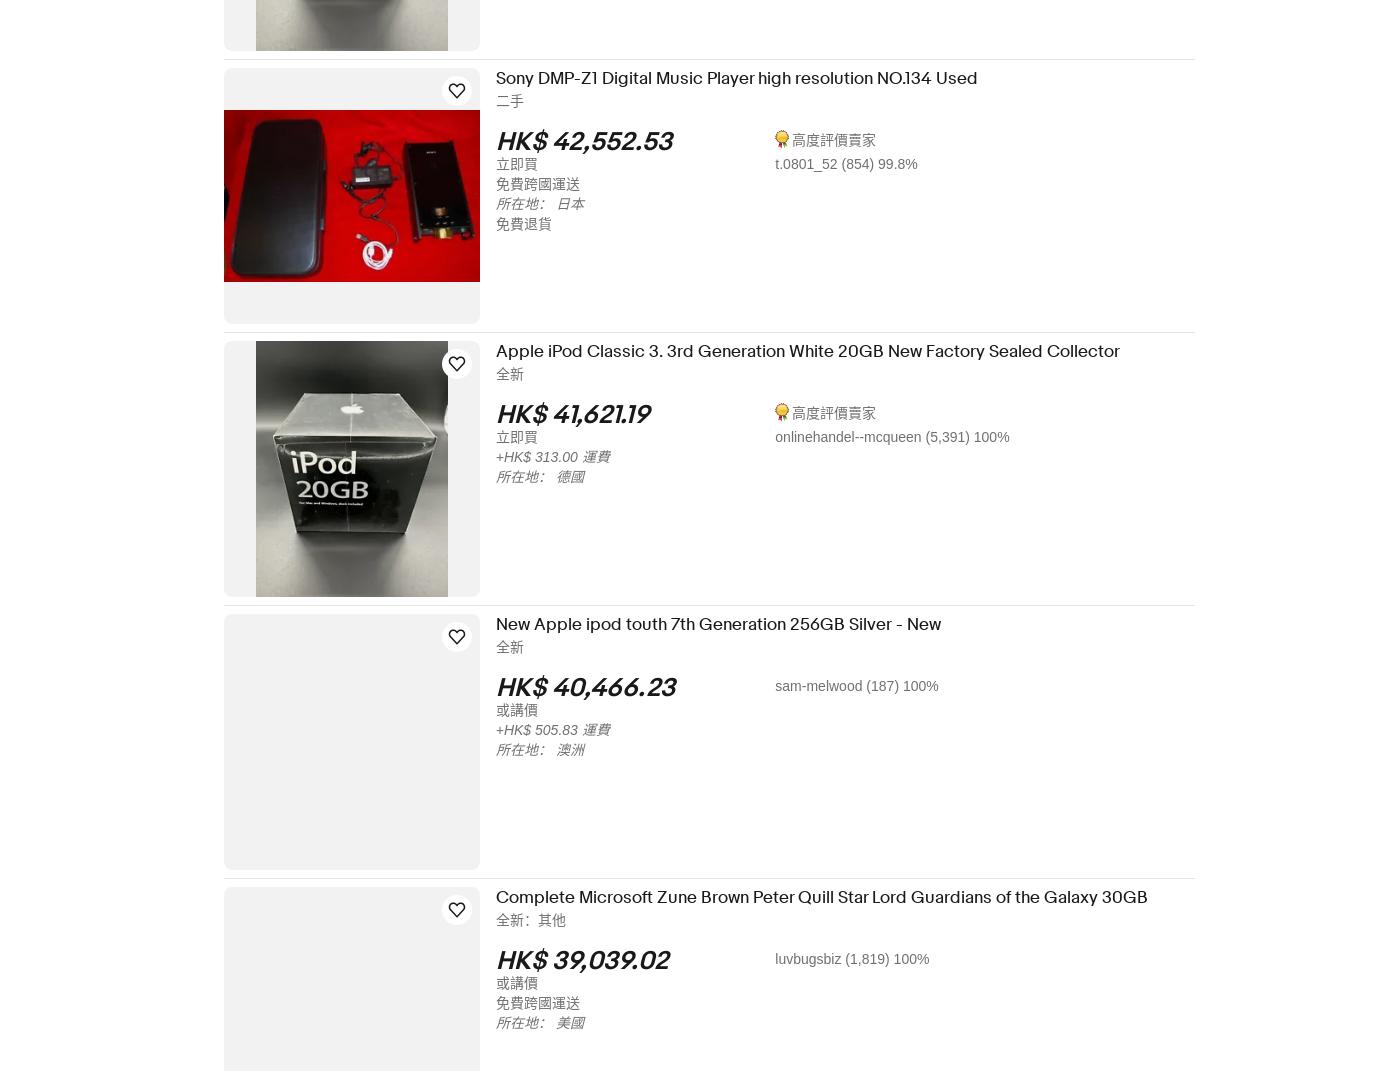 Image resolution: width=1400 pixels, height=1071 pixels. Describe the element at coordinates (865, 957) in the screenshot. I see `'luvbugsbiz (1,819) 100%'` at that location.